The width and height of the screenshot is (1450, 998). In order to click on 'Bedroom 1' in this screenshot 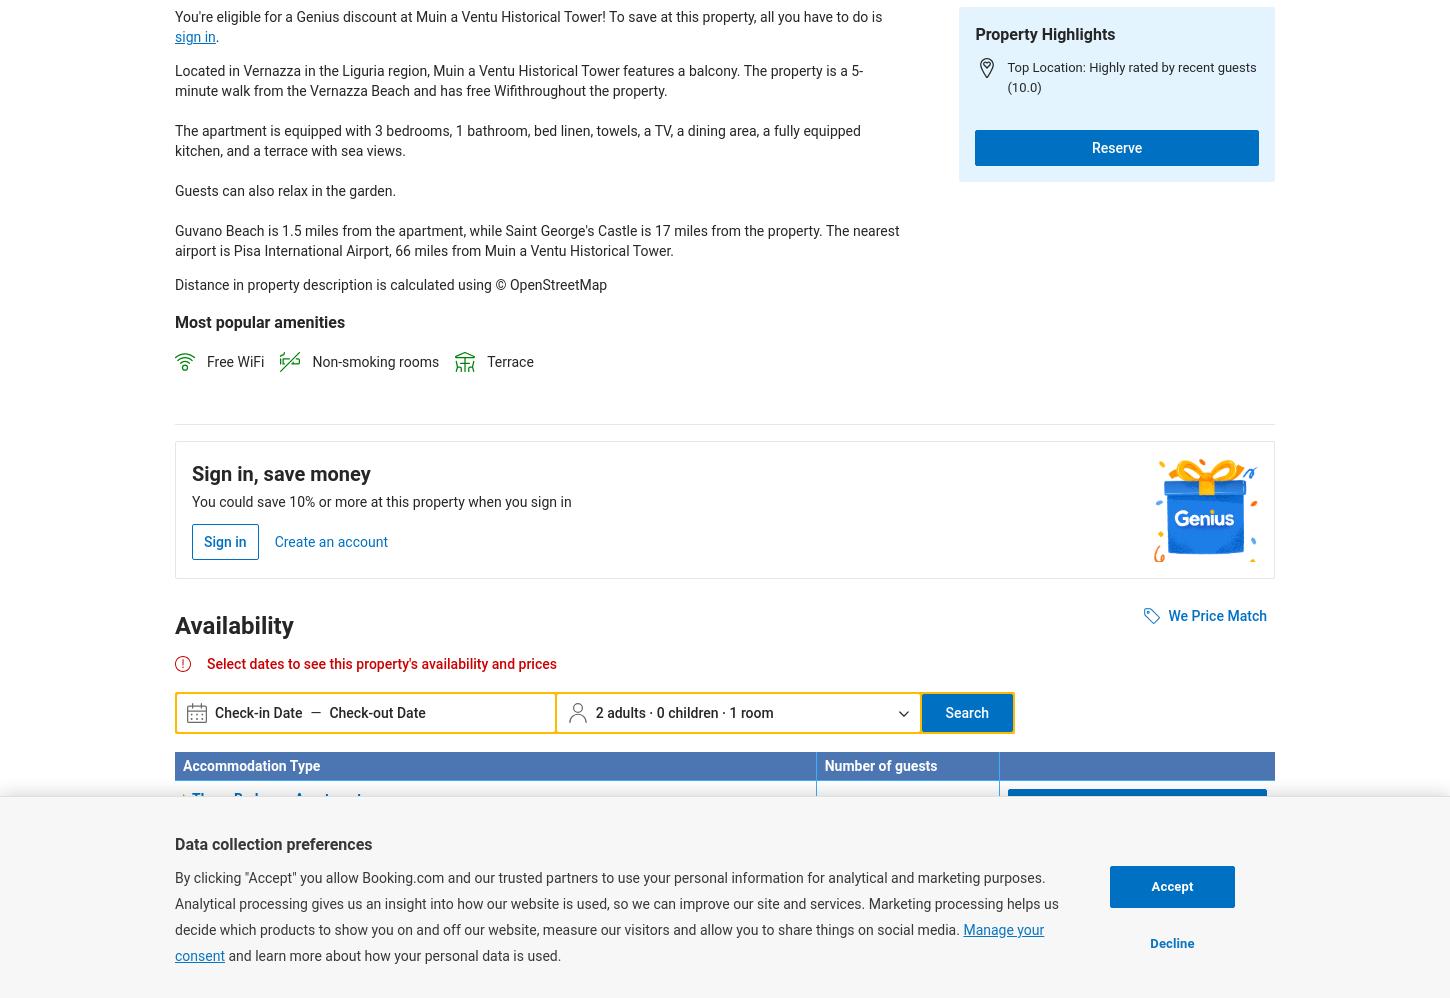, I will do `click(210, 819)`.